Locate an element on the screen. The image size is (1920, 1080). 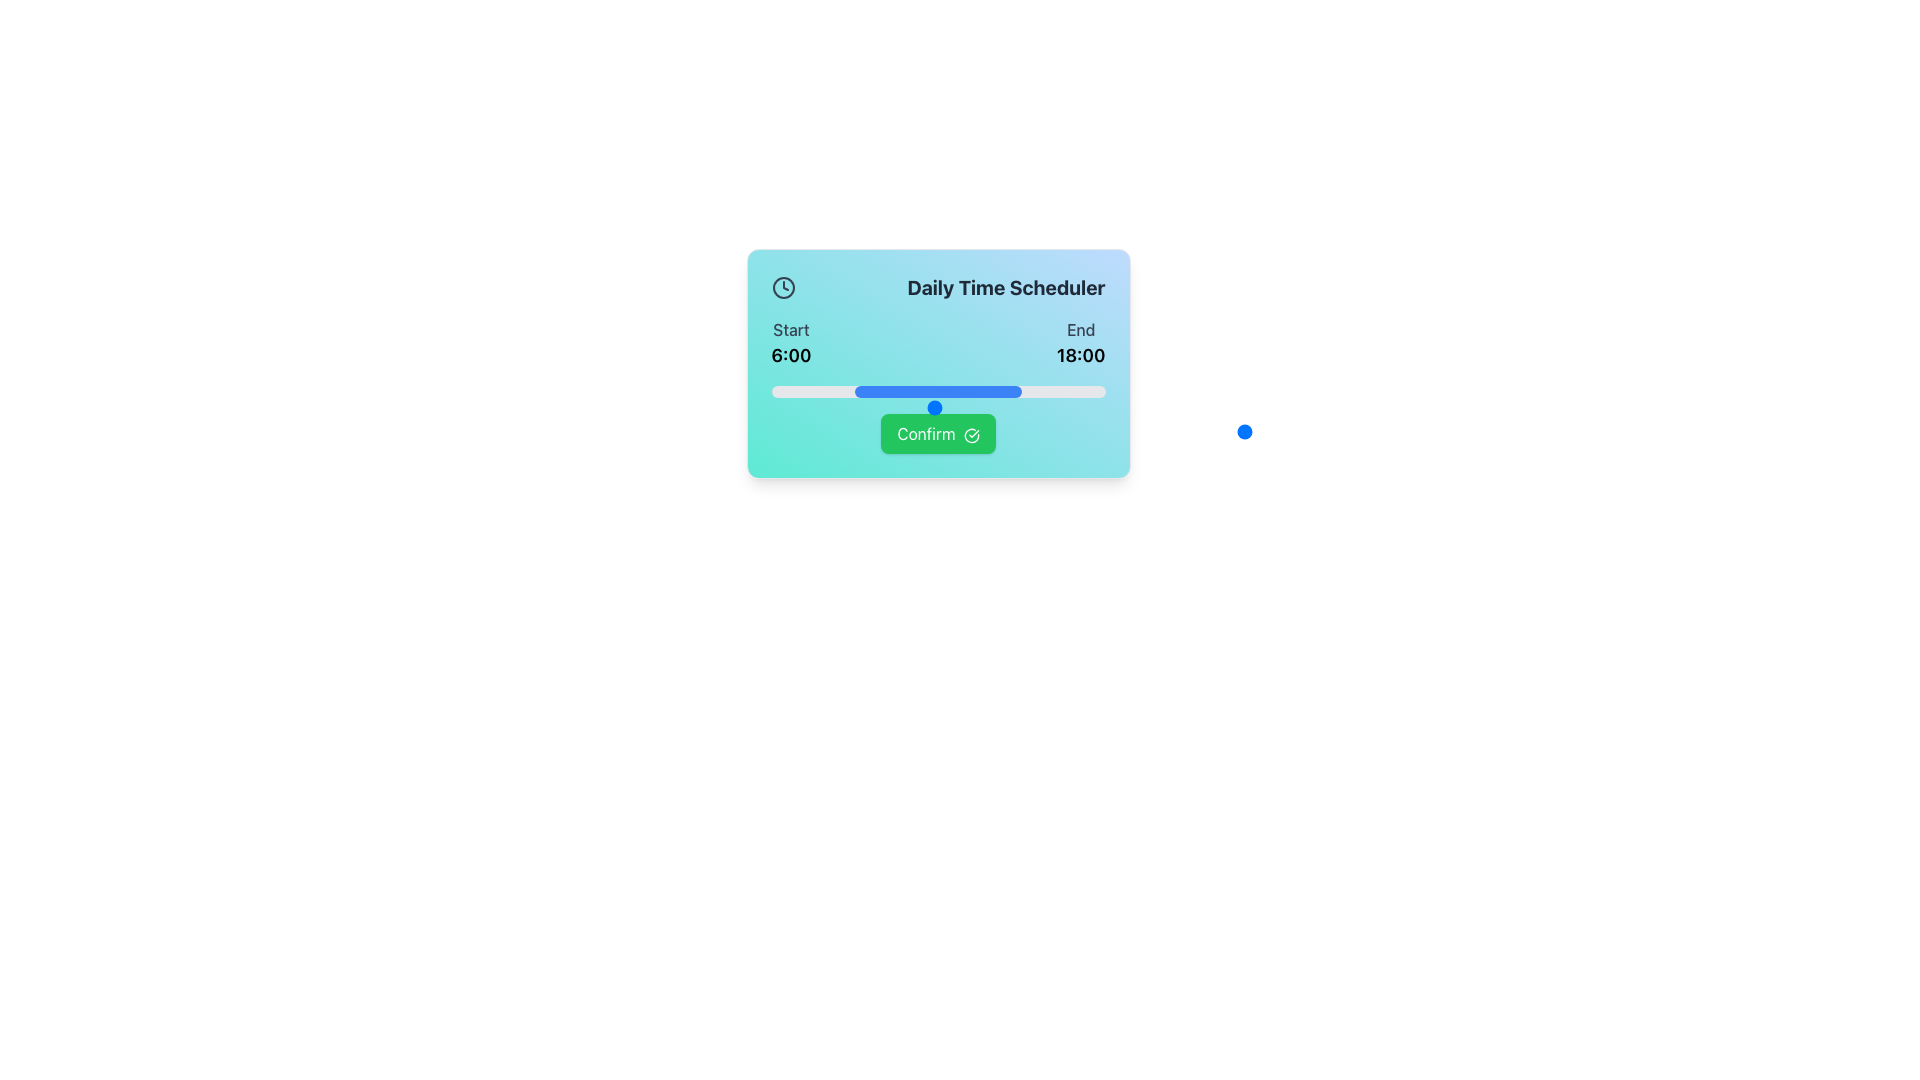
the static text label indicating the time '6:00', which is positioned below the 'Start' label in the time scheduler interface is located at coordinates (790, 354).